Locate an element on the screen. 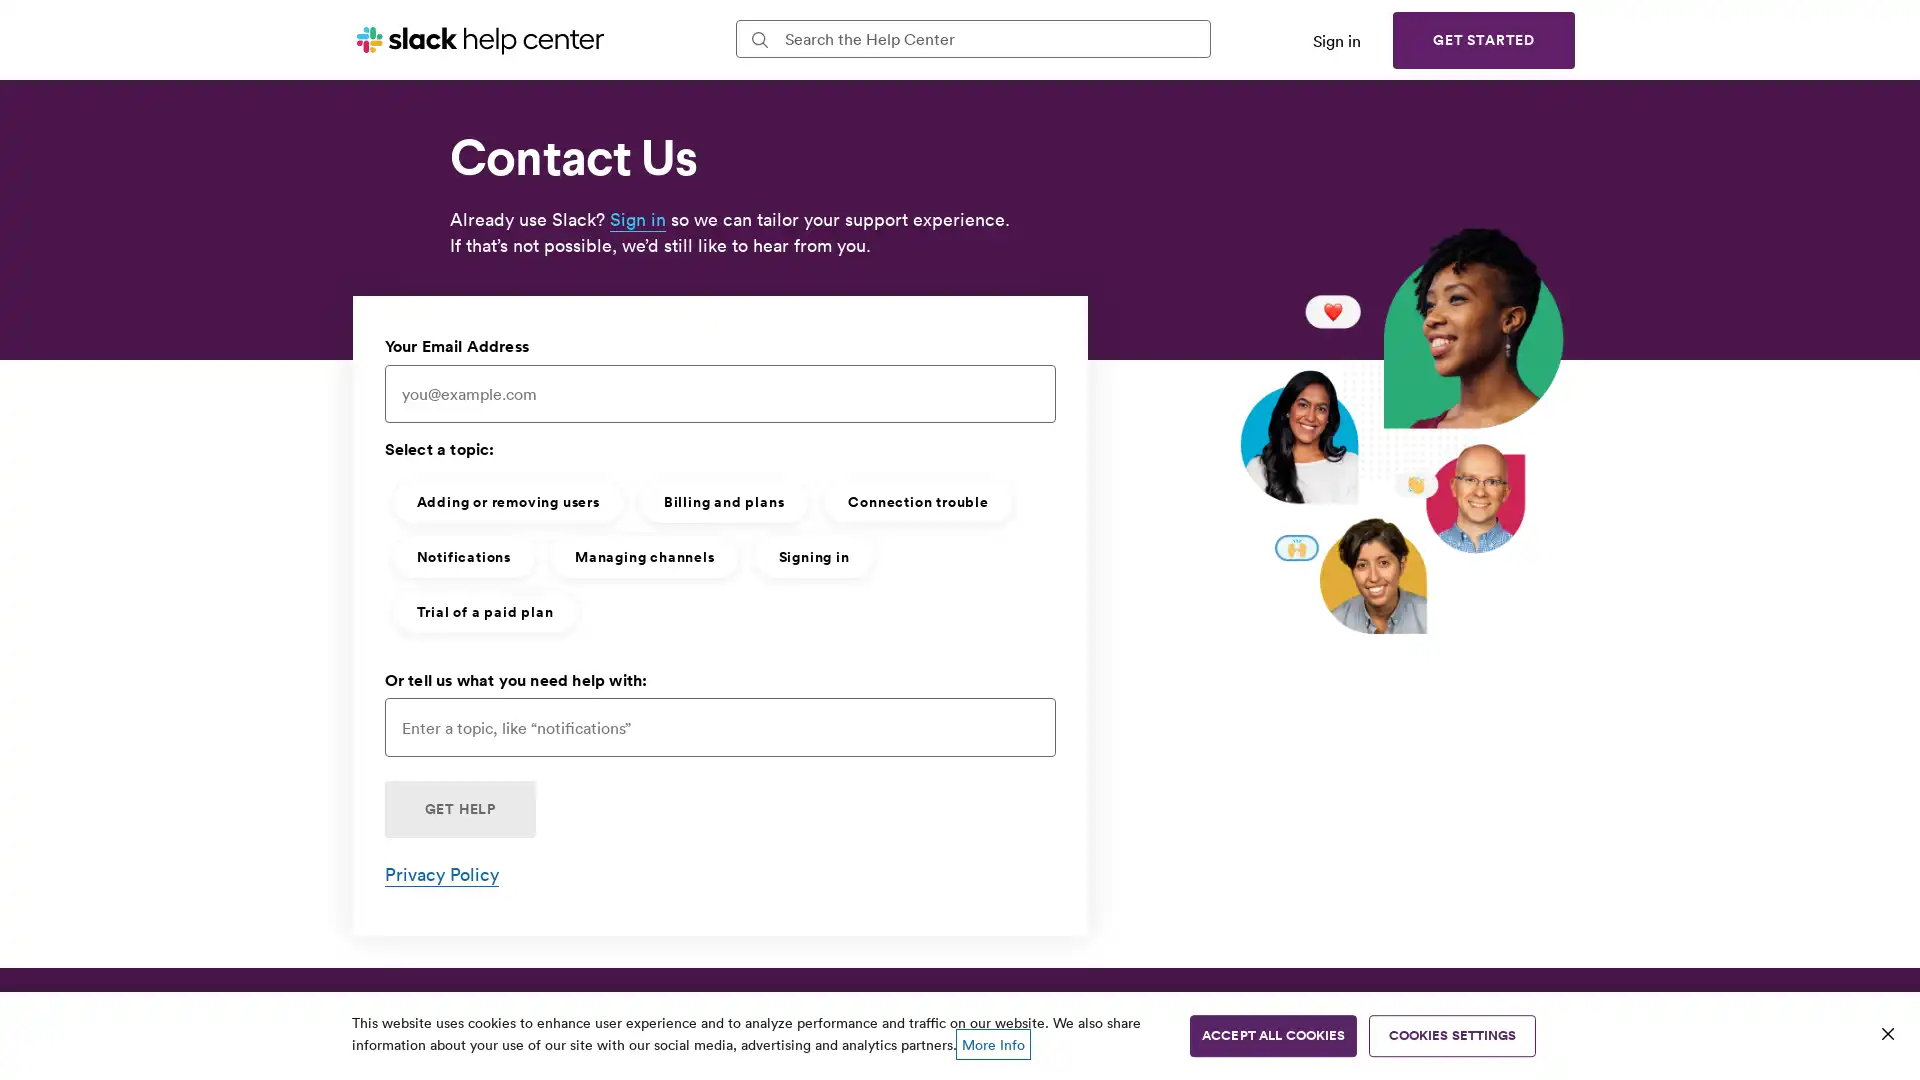 The image size is (1920, 1080). Trial of a paid plan is located at coordinates (484, 609).